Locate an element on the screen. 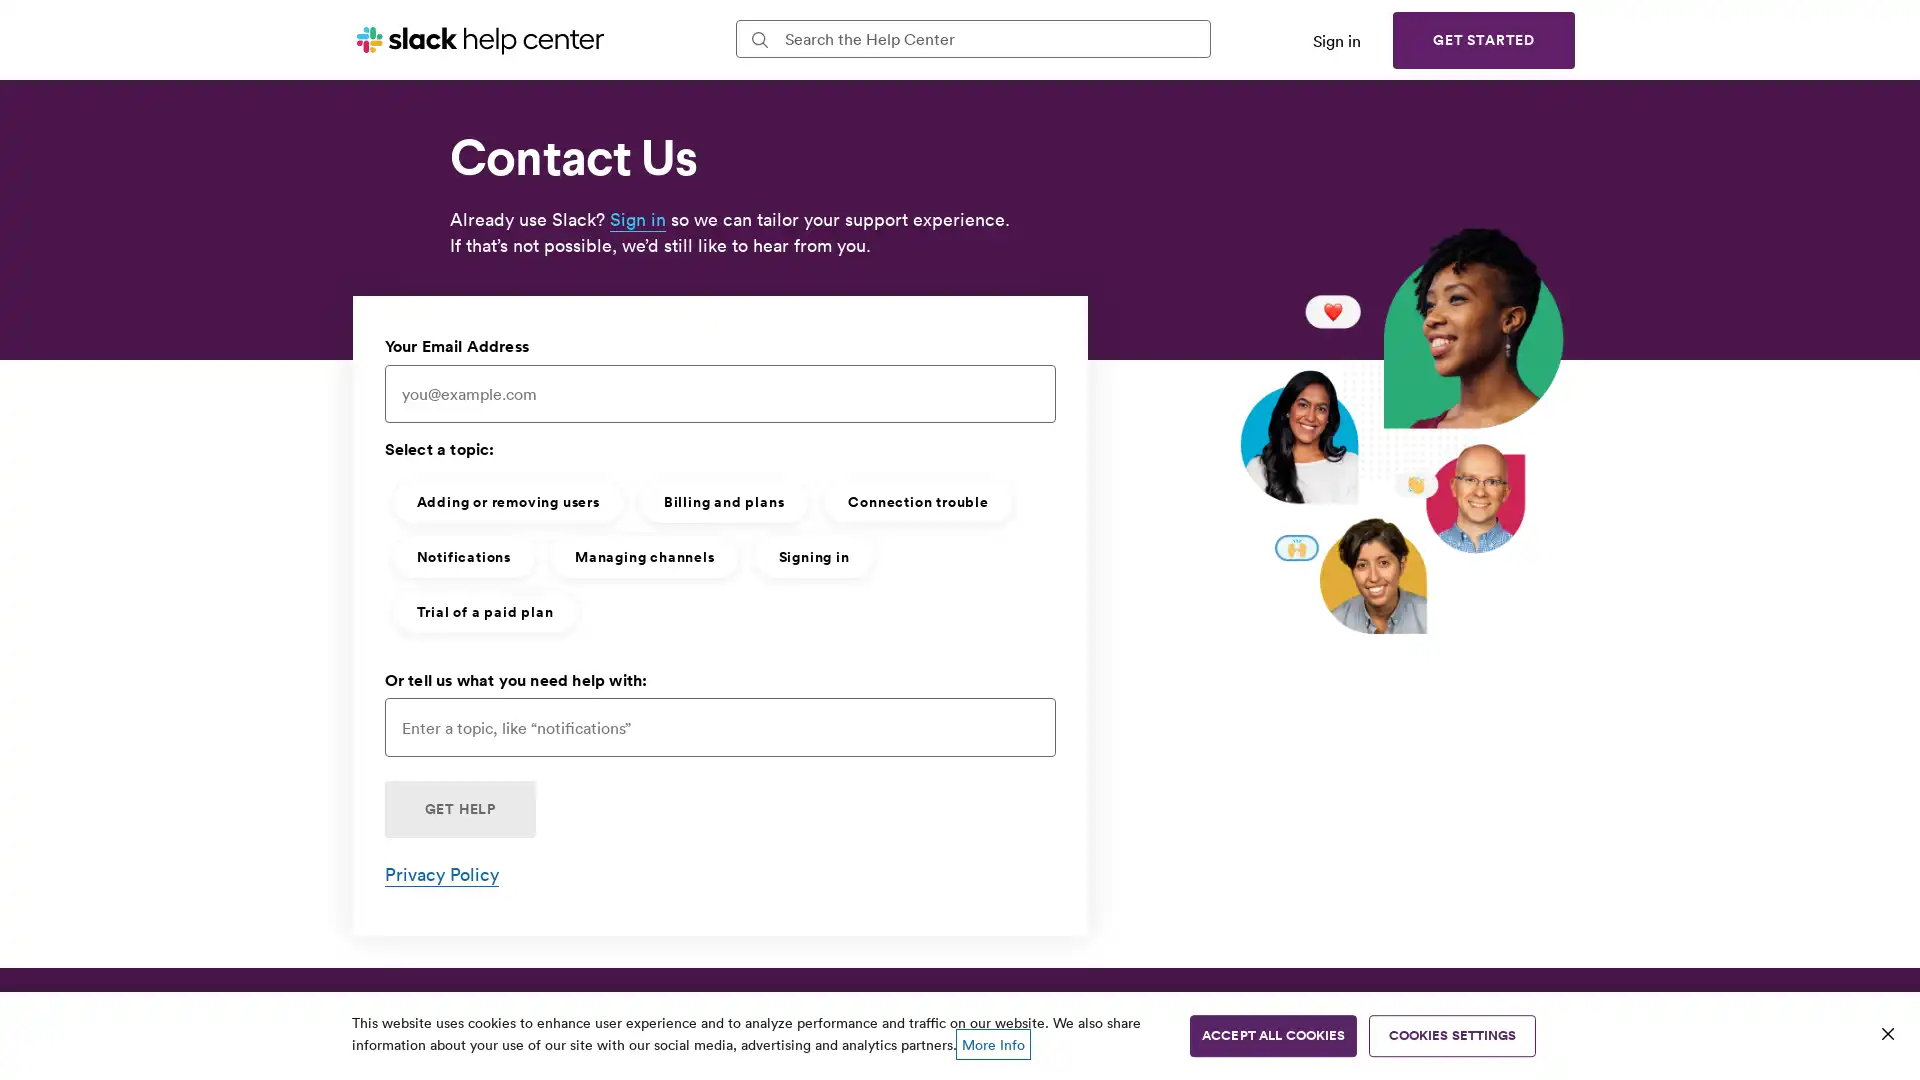 The image size is (1920, 1080). Trial of a paid plan is located at coordinates (484, 609).